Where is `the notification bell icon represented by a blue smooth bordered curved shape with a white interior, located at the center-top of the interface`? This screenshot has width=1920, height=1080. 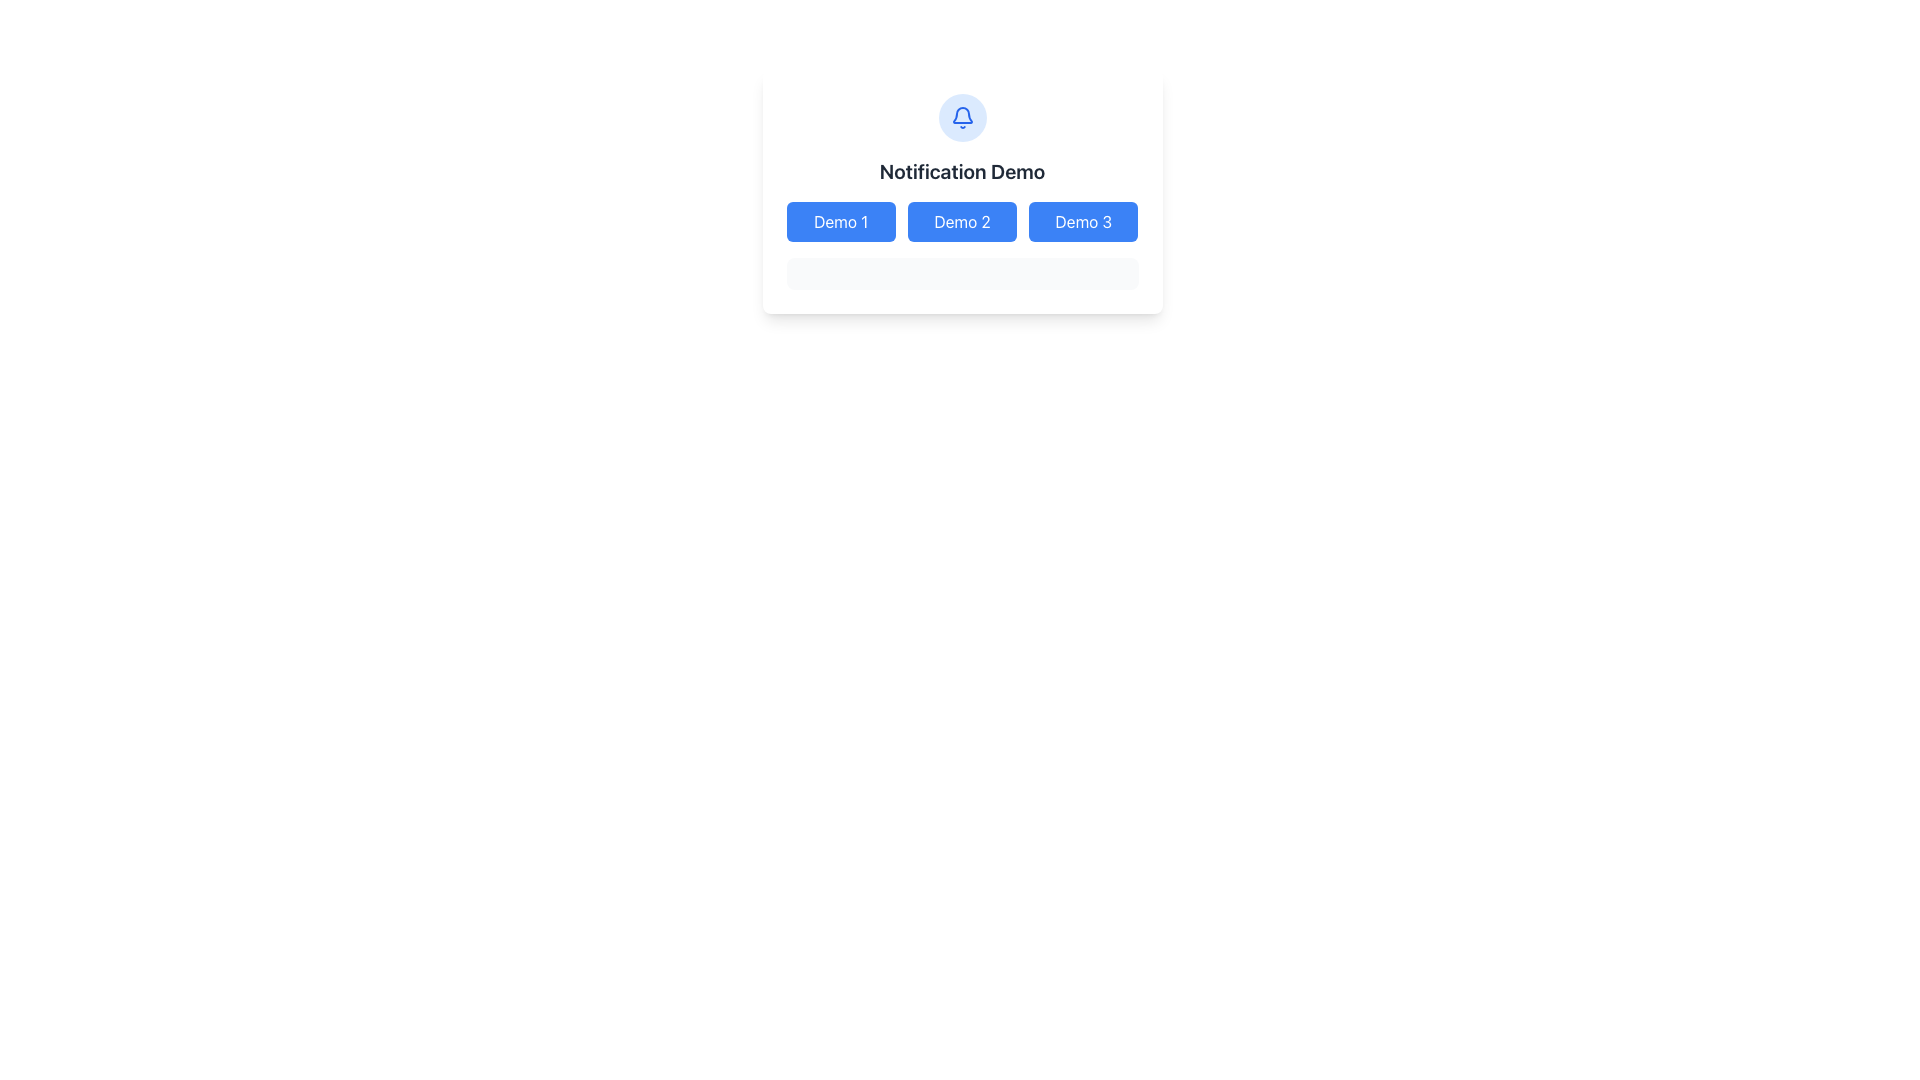
the notification bell icon represented by a blue smooth bordered curved shape with a white interior, located at the center-top of the interface is located at coordinates (962, 115).